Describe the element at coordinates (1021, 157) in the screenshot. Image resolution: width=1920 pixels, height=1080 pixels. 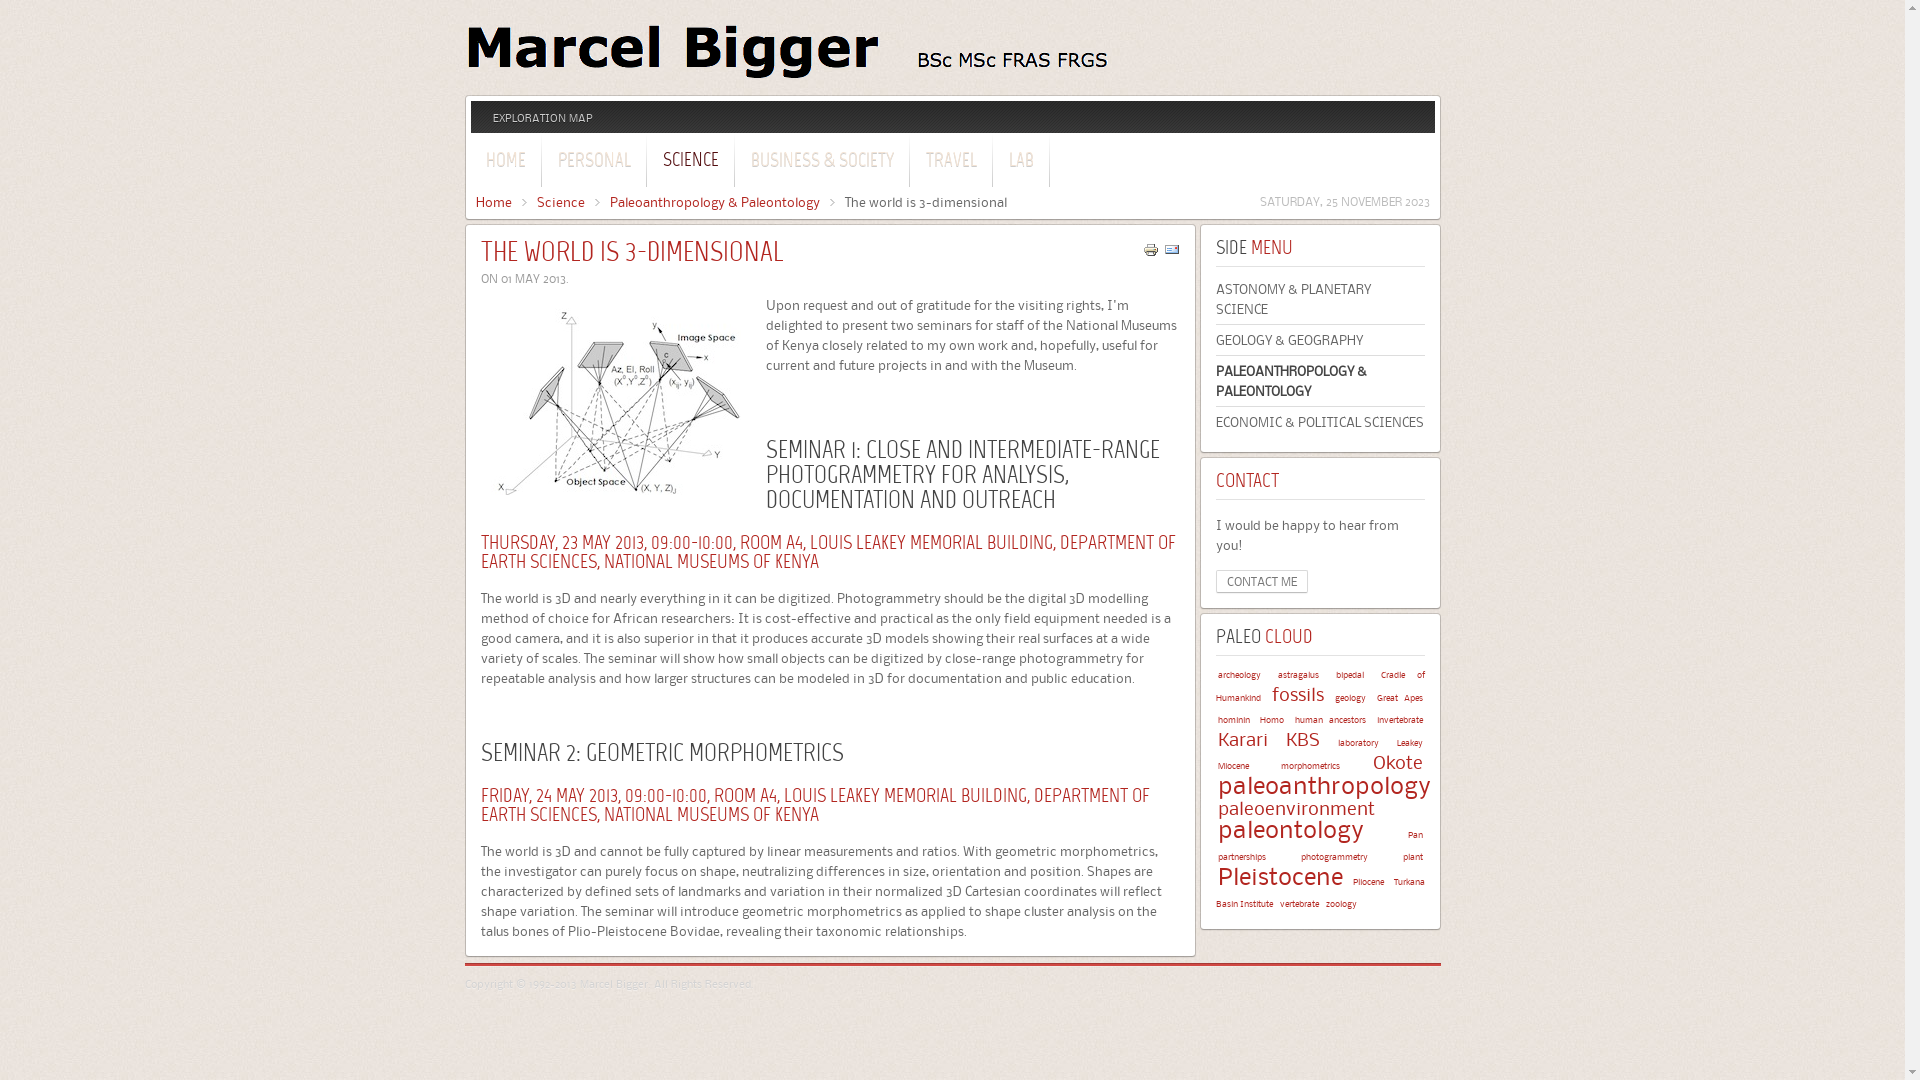
I see `'LAB'` at that location.